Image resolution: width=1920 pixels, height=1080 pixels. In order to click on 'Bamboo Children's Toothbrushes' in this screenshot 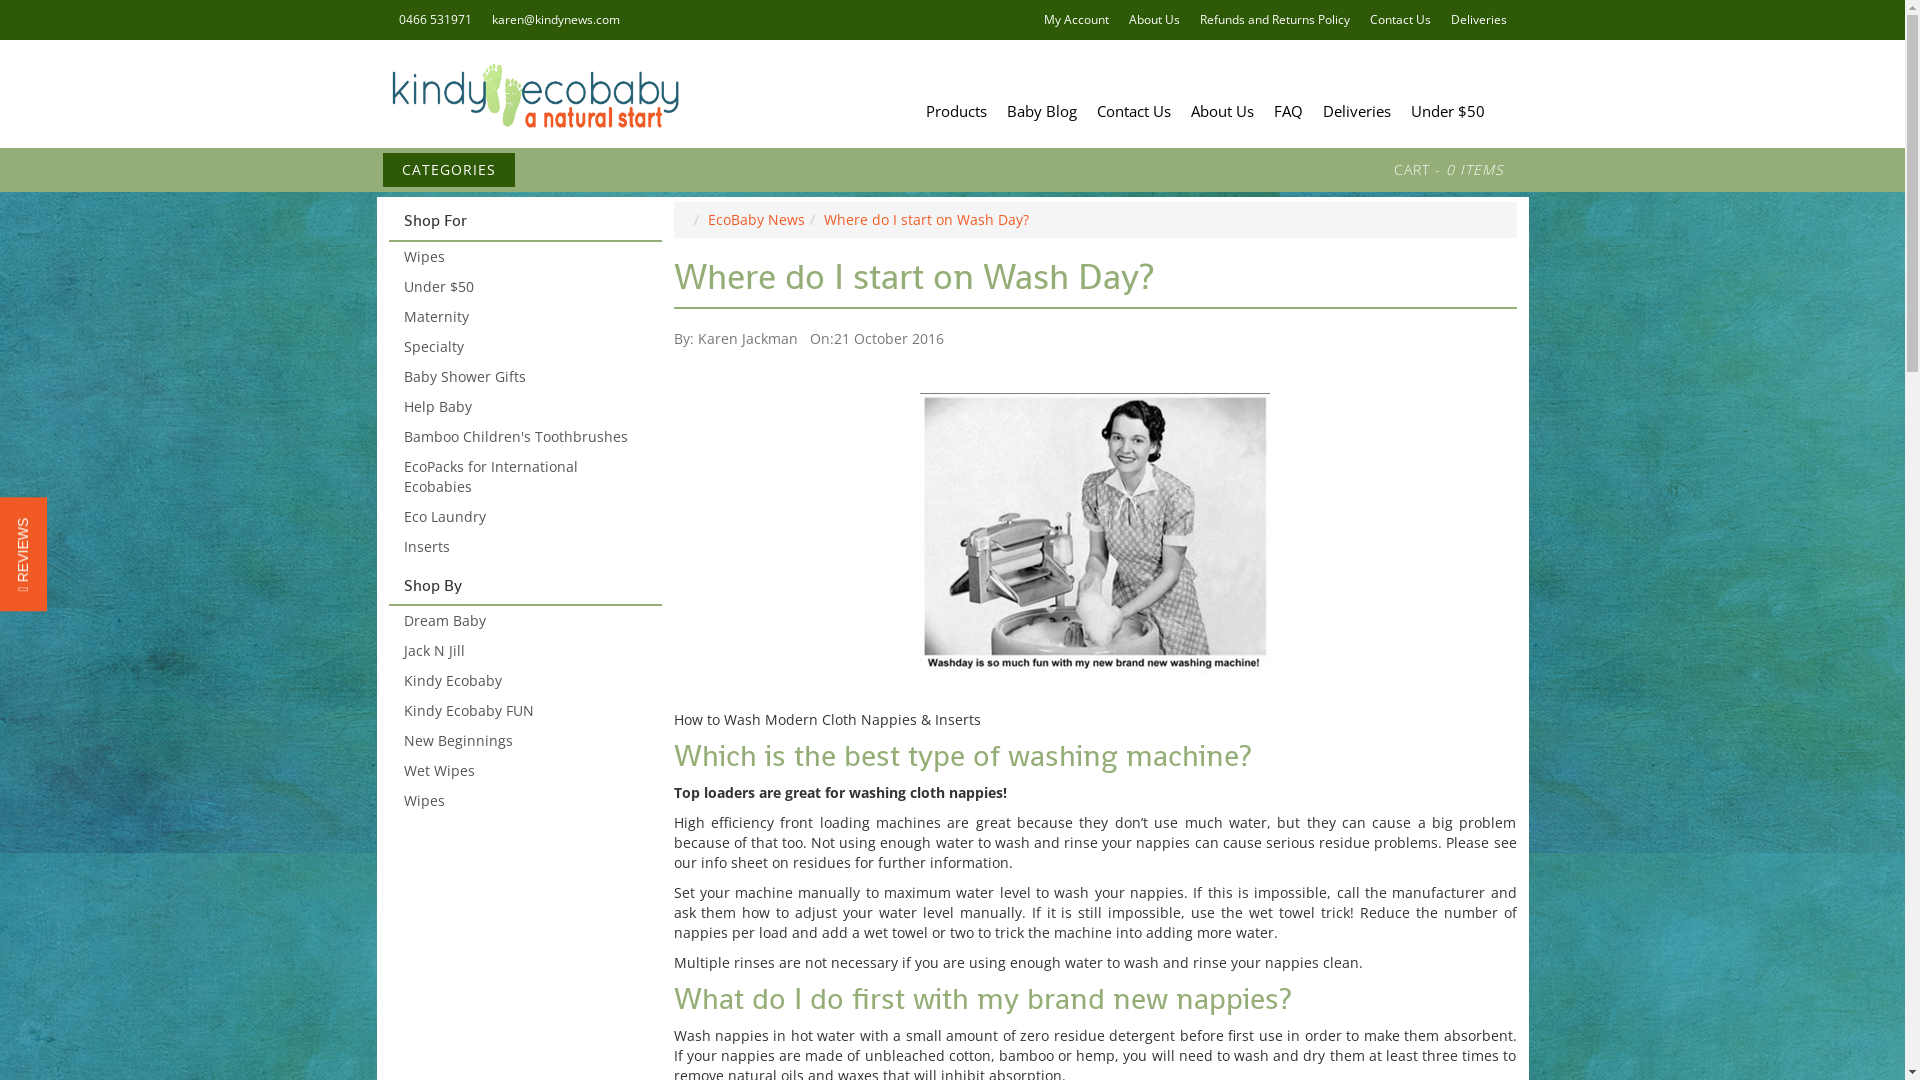, I will do `click(524, 435)`.